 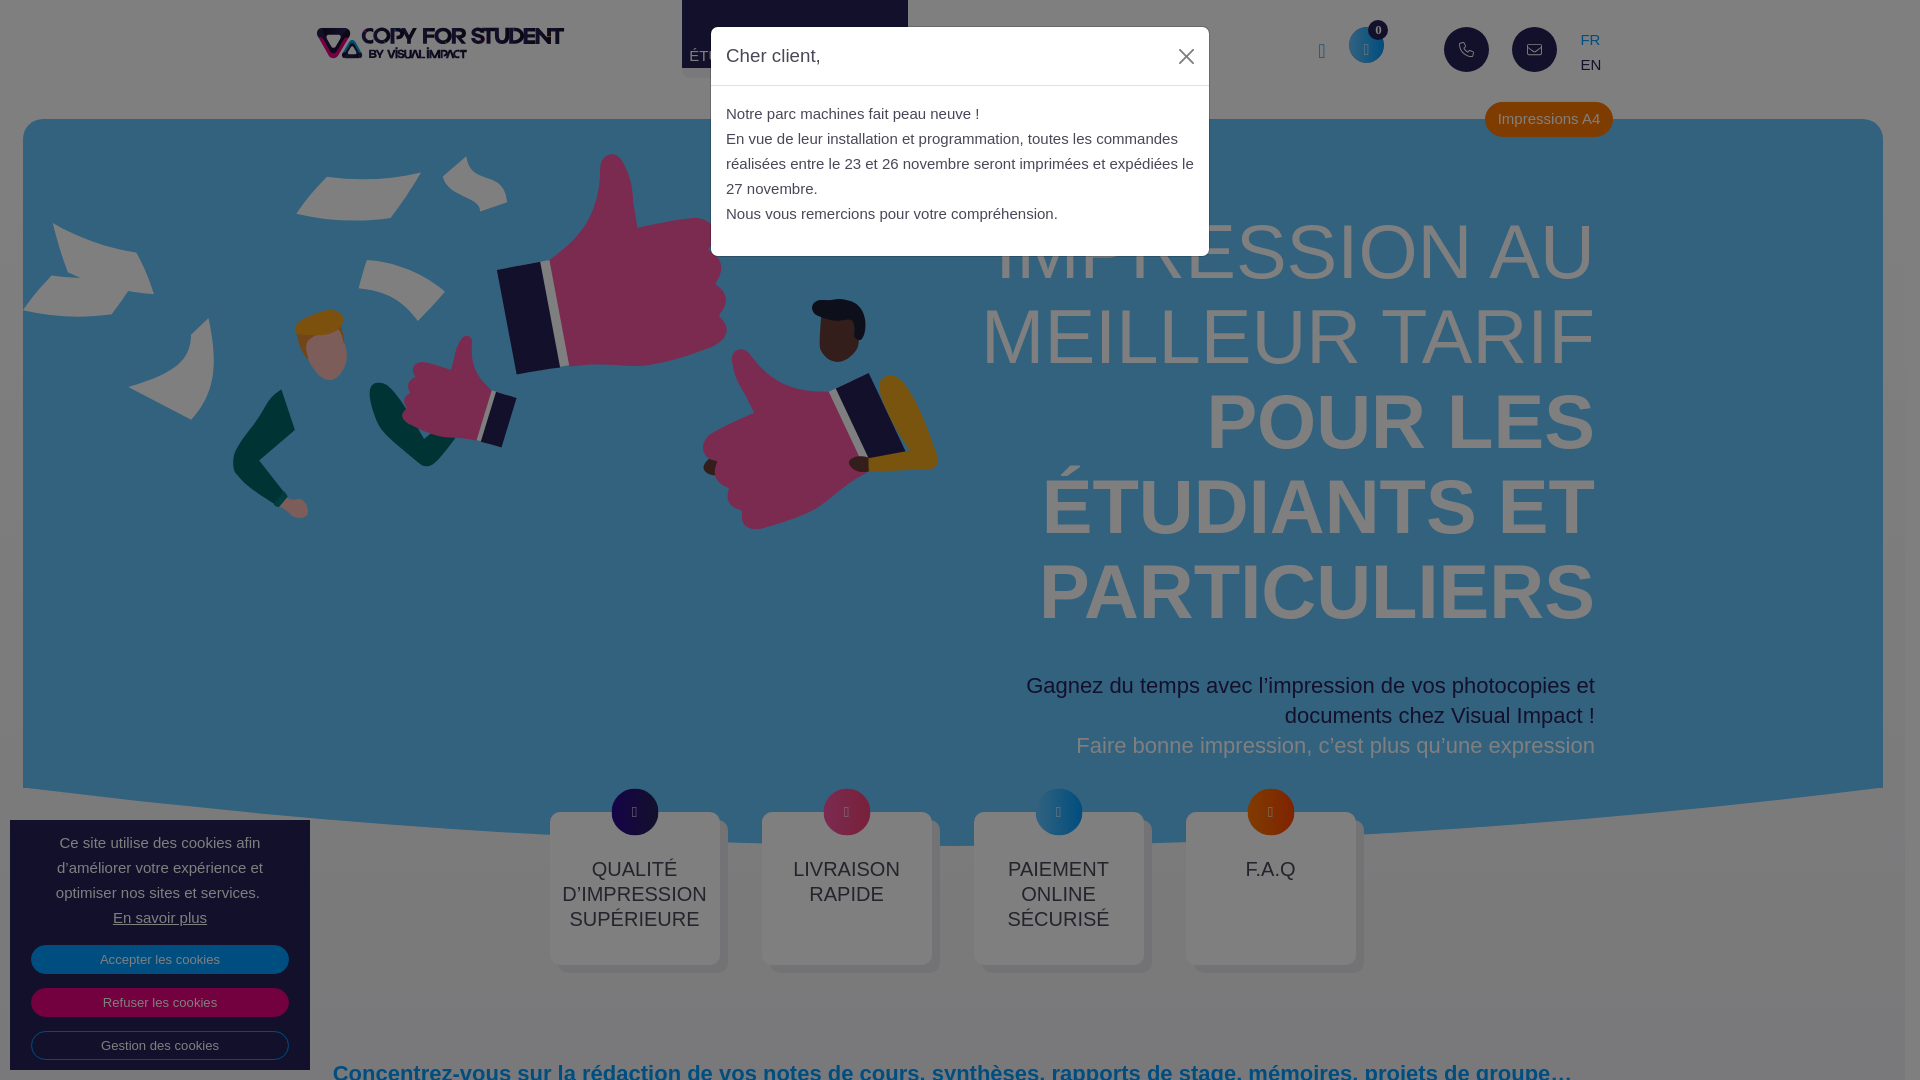 I want to click on 'Impressions A4', so click(x=1484, y=119).